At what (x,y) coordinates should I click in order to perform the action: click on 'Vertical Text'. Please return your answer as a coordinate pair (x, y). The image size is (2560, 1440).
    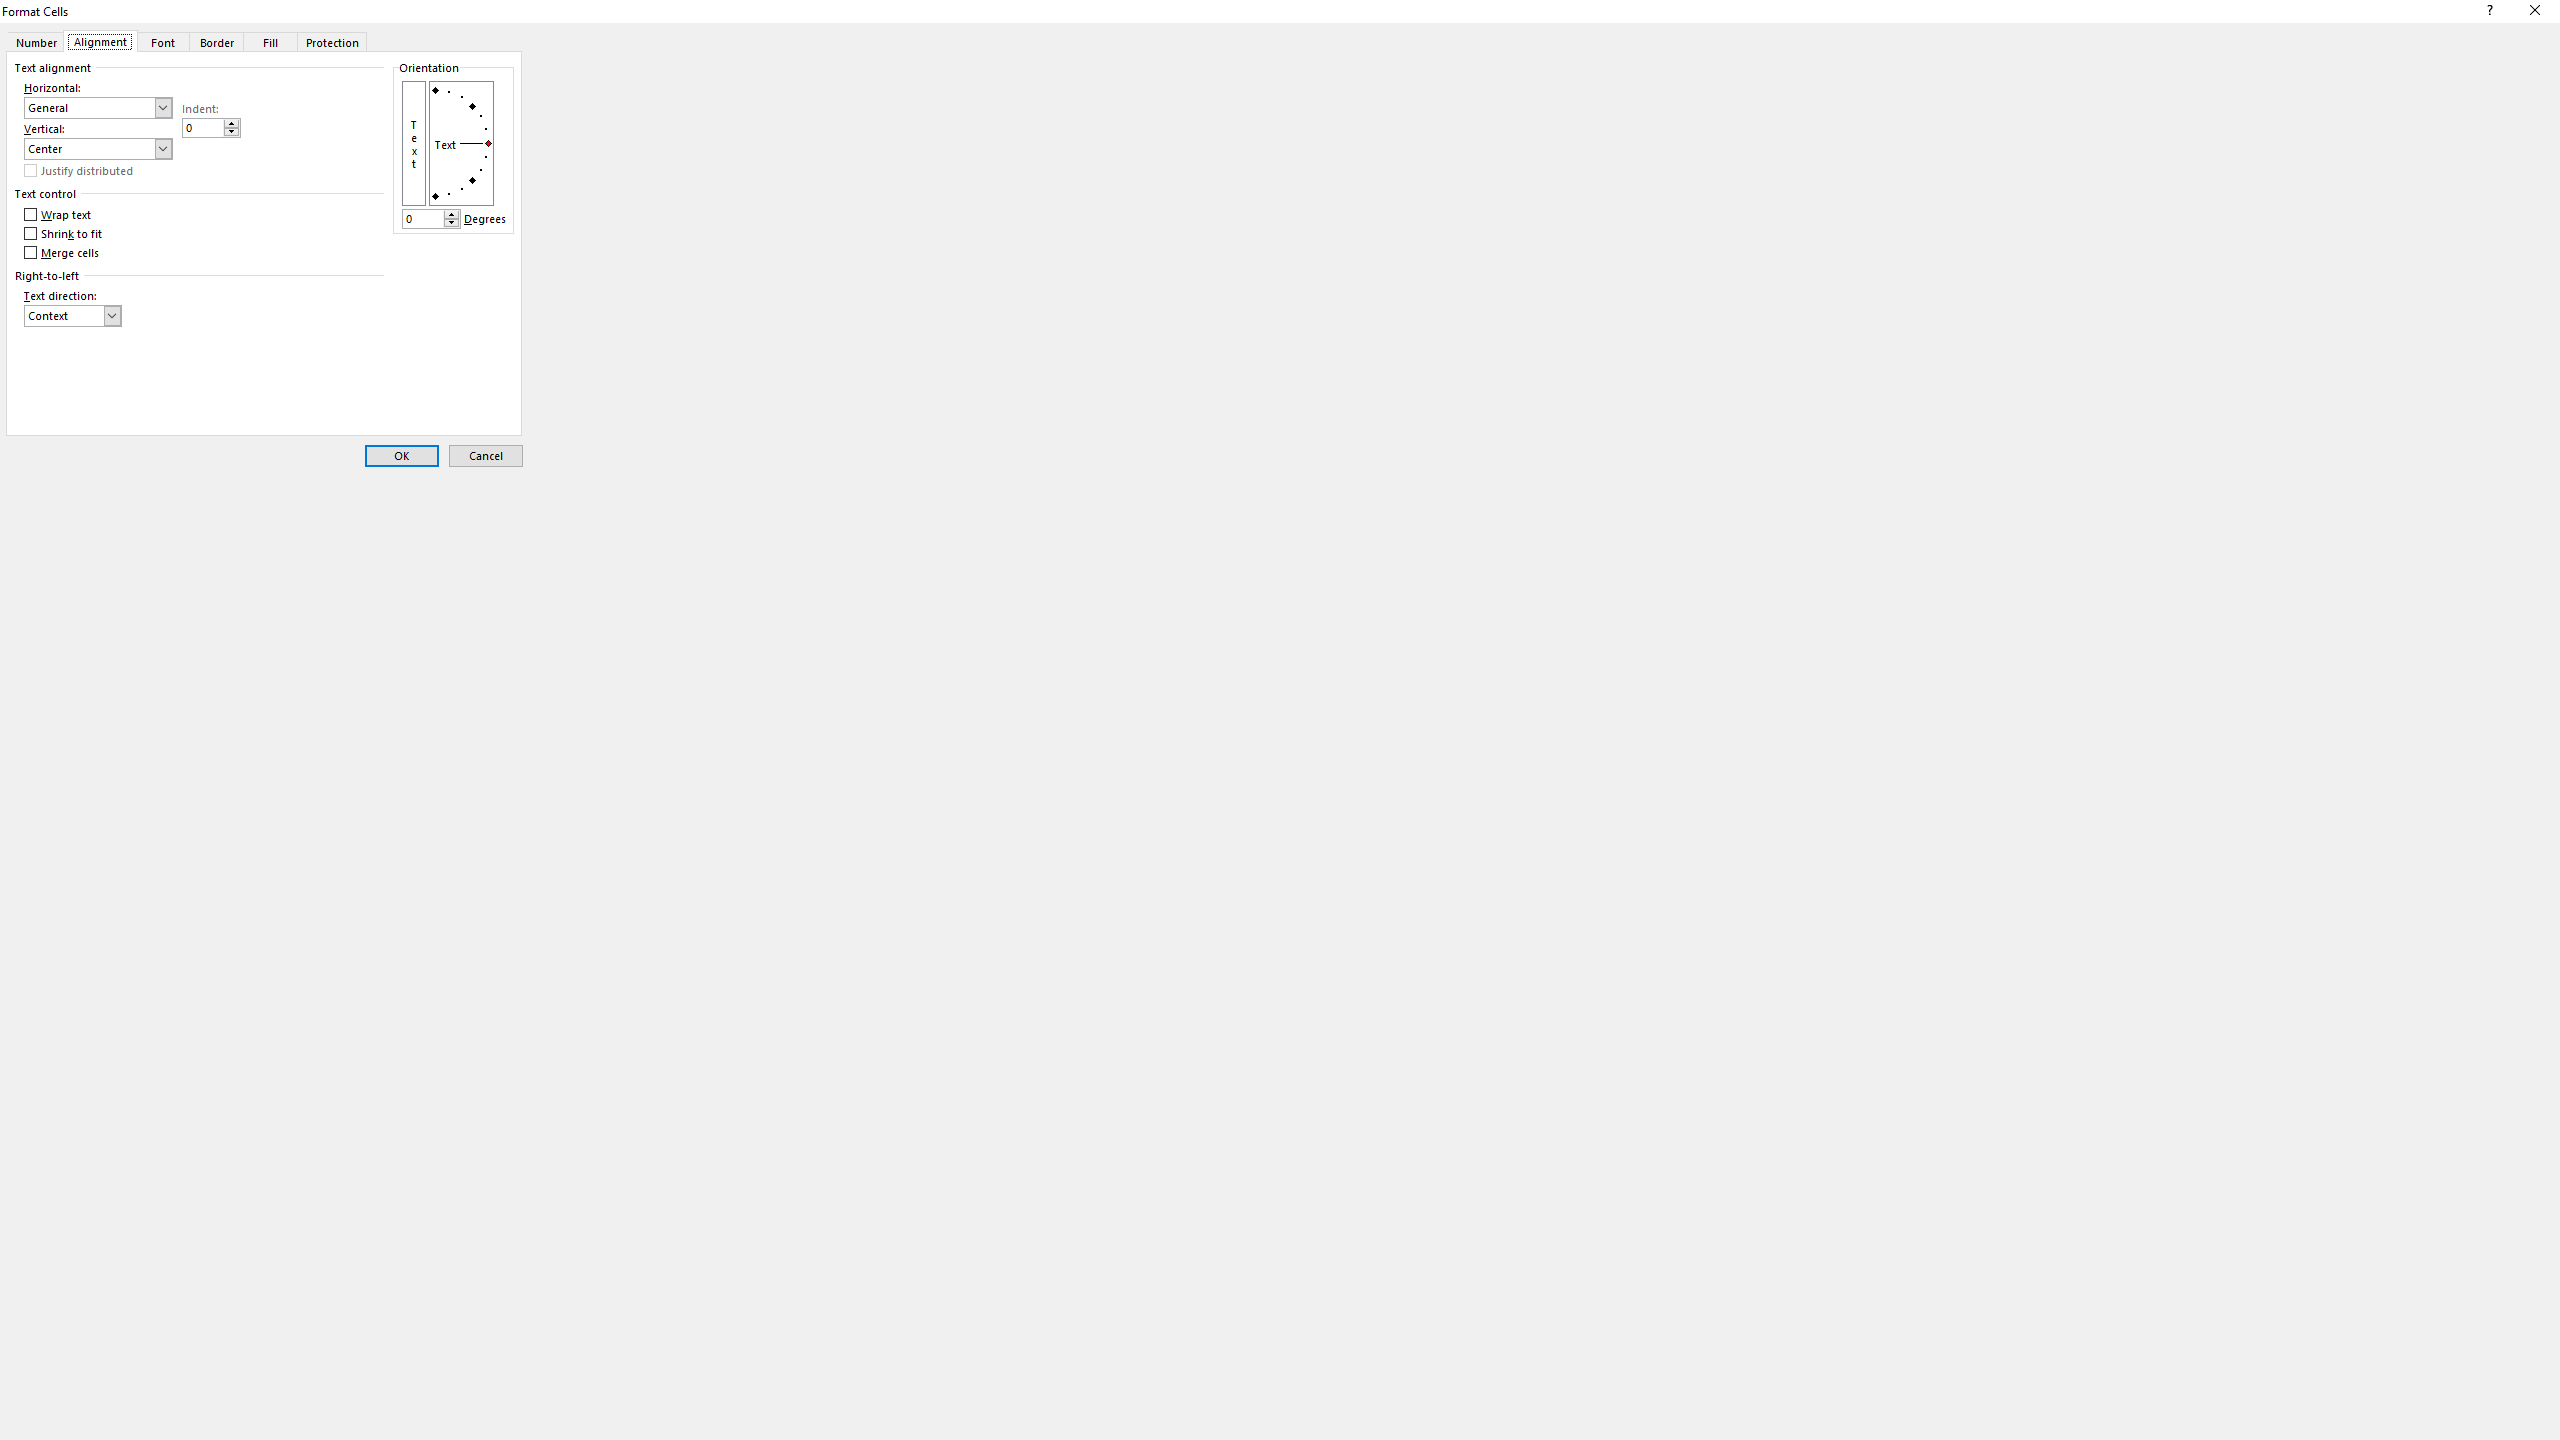
    Looking at the image, I should click on (412, 142).